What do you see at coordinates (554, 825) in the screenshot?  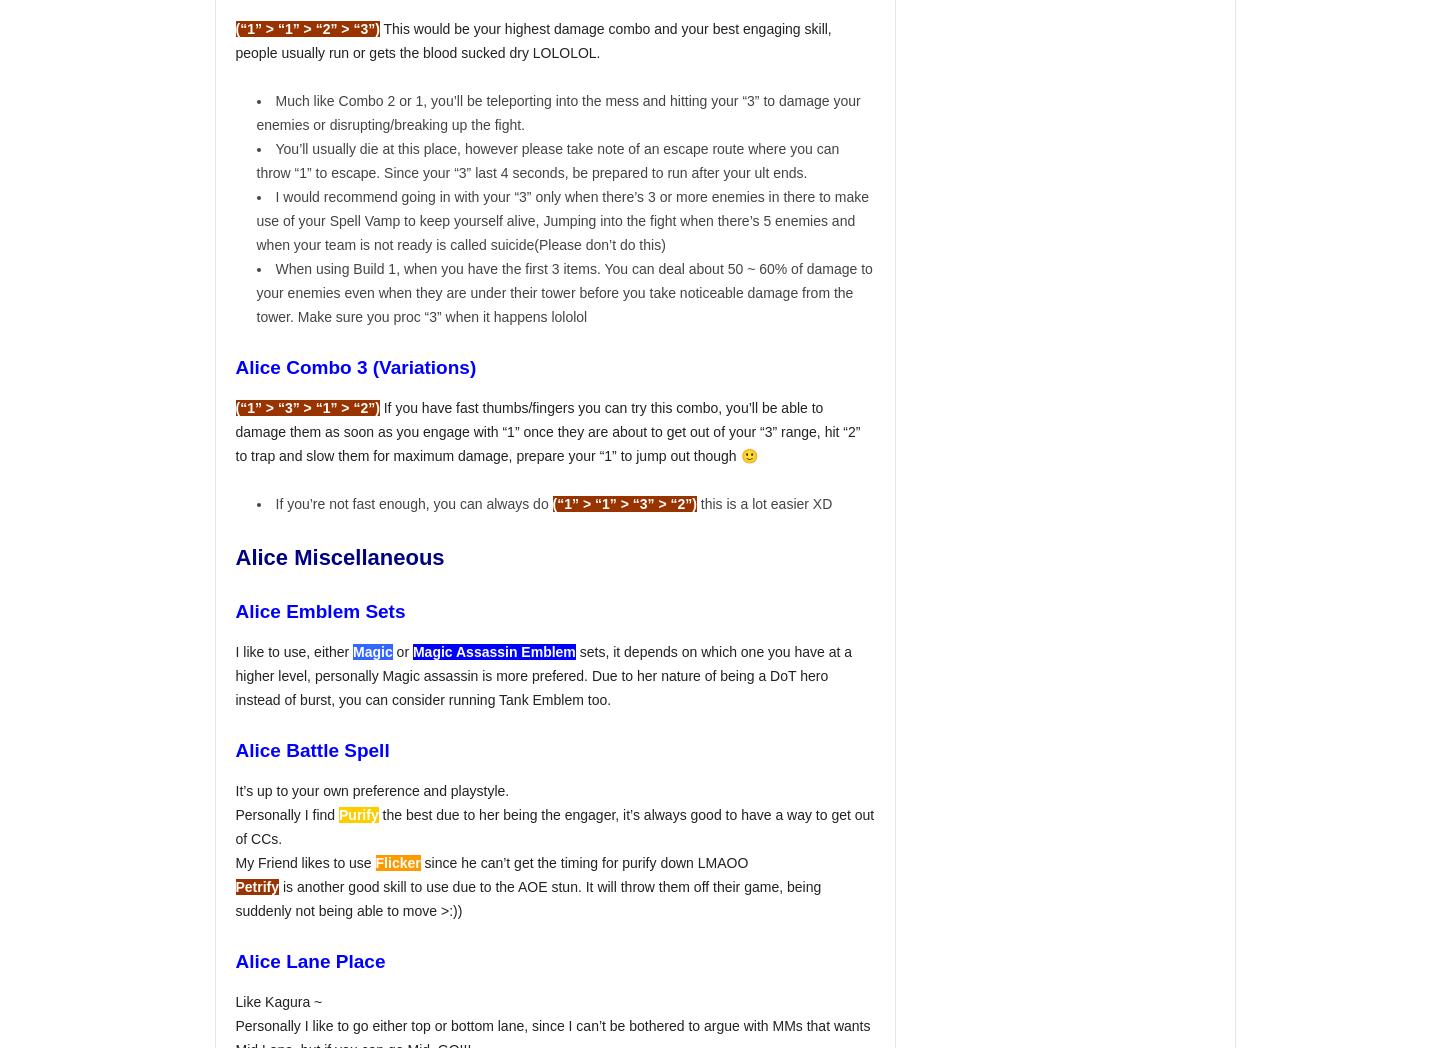 I see `'the best due to her being the engager, it’s always good to have a way to get out of CCs.'` at bounding box center [554, 825].